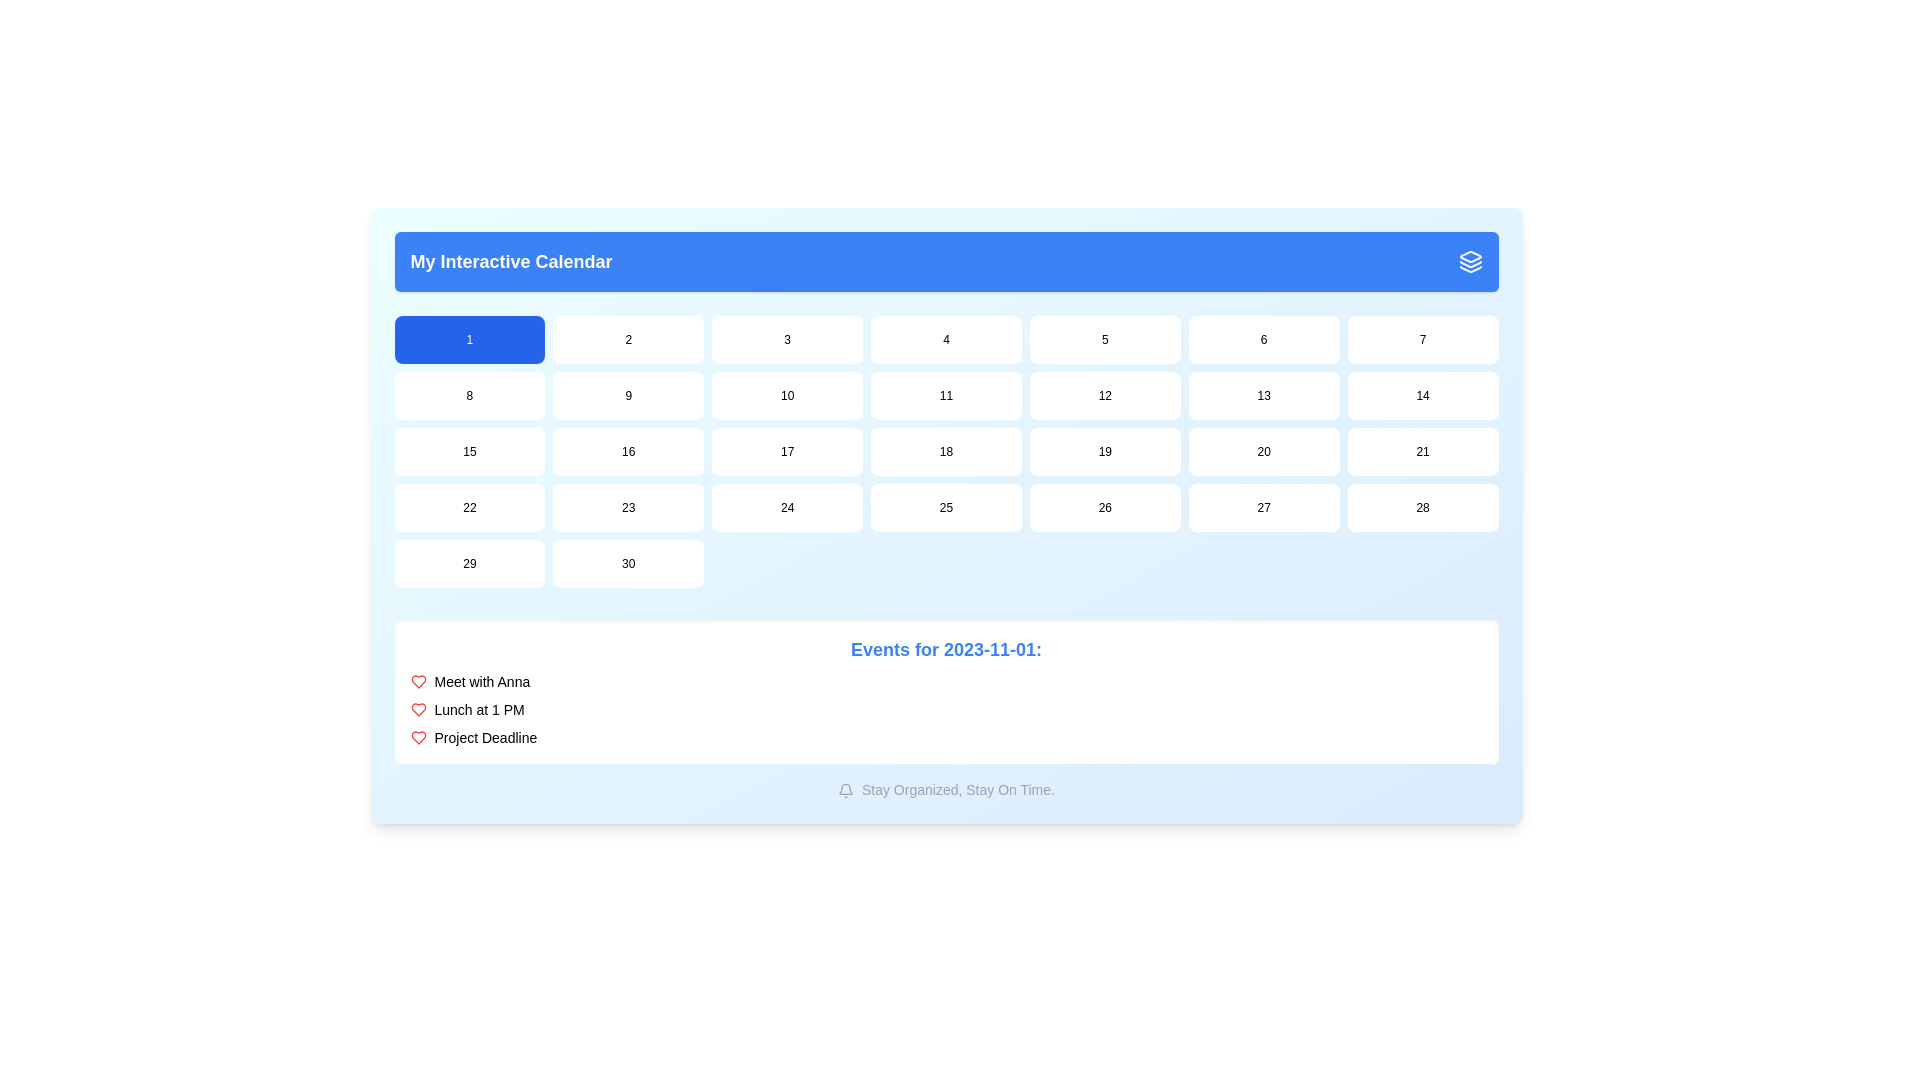  Describe the element at coordinates (468, 396) in the screenshot. I see `the square button labeled '8' in the second row and first column of a grid` at that location.